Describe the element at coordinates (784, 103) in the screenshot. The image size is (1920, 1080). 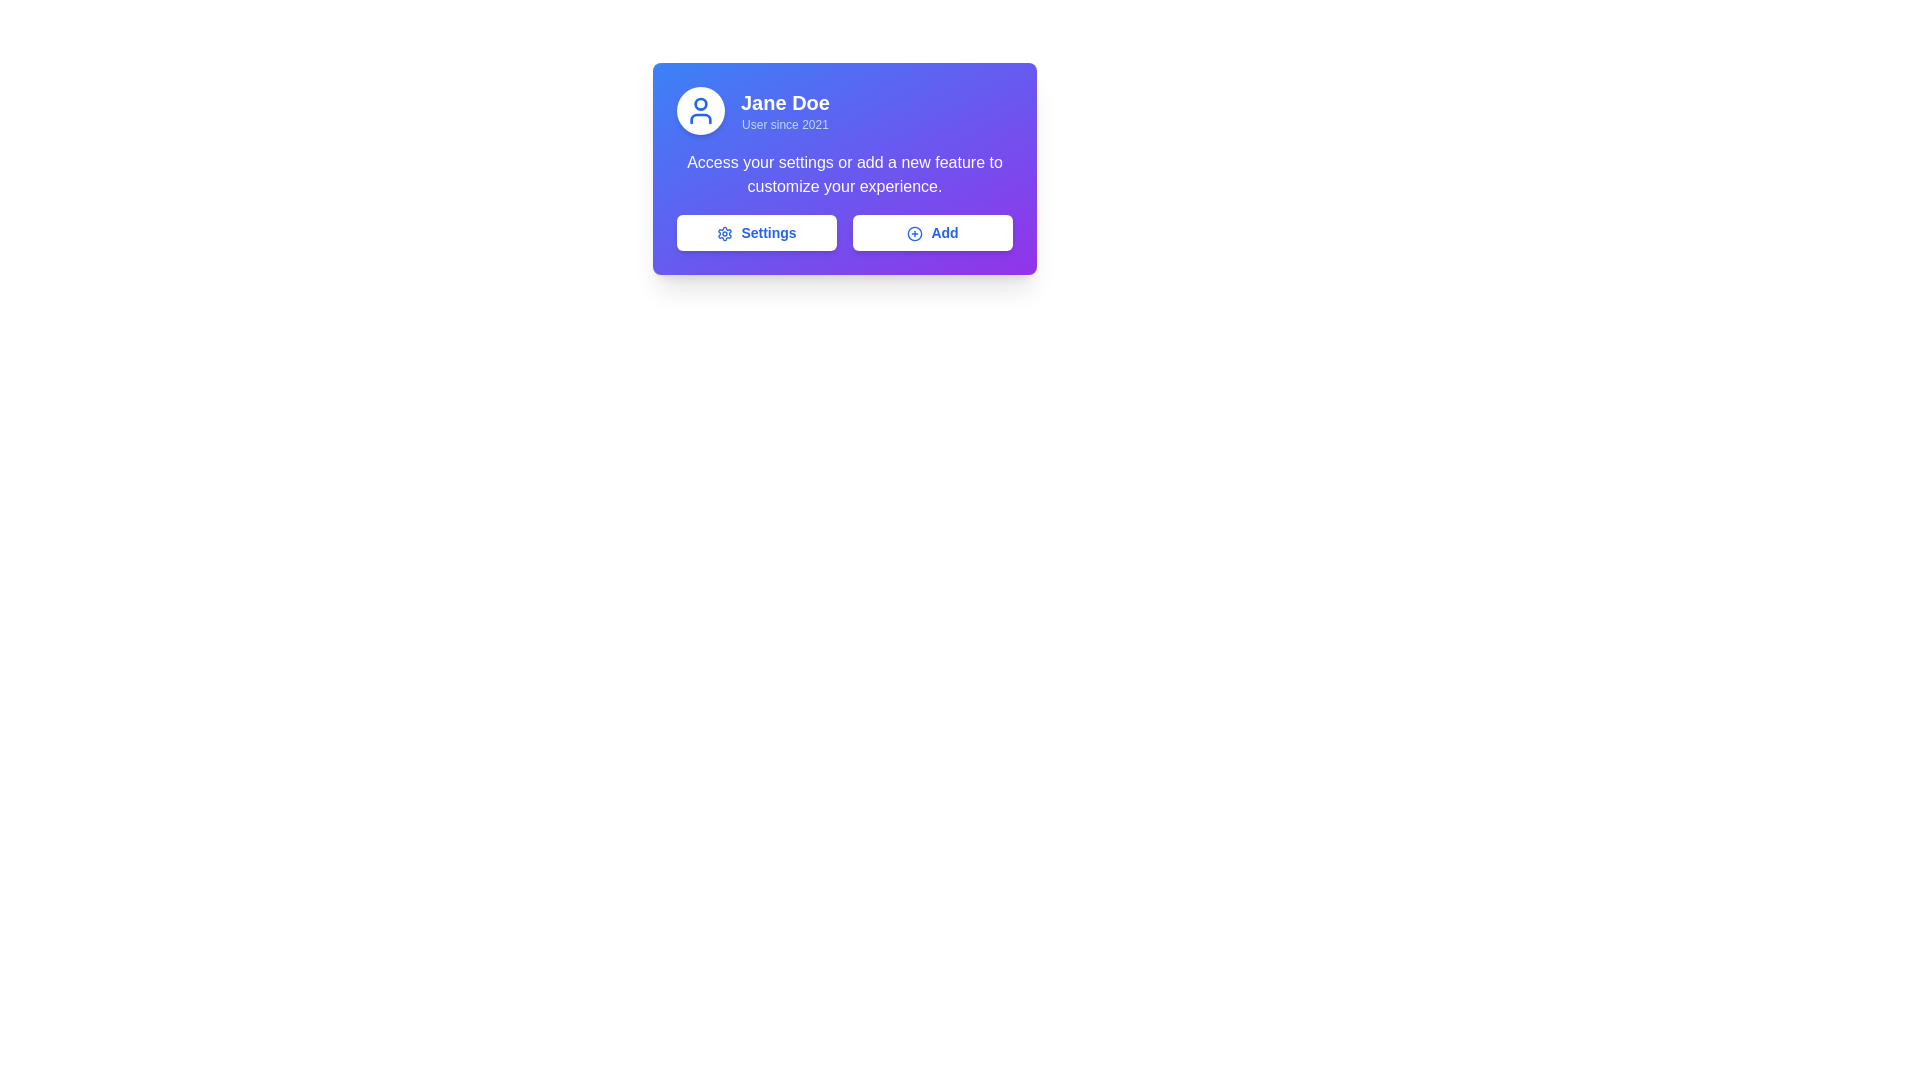
I see `text displayed in the non-interactive label that shows the user's name, located in the top-right corner of the card structure` at that location.